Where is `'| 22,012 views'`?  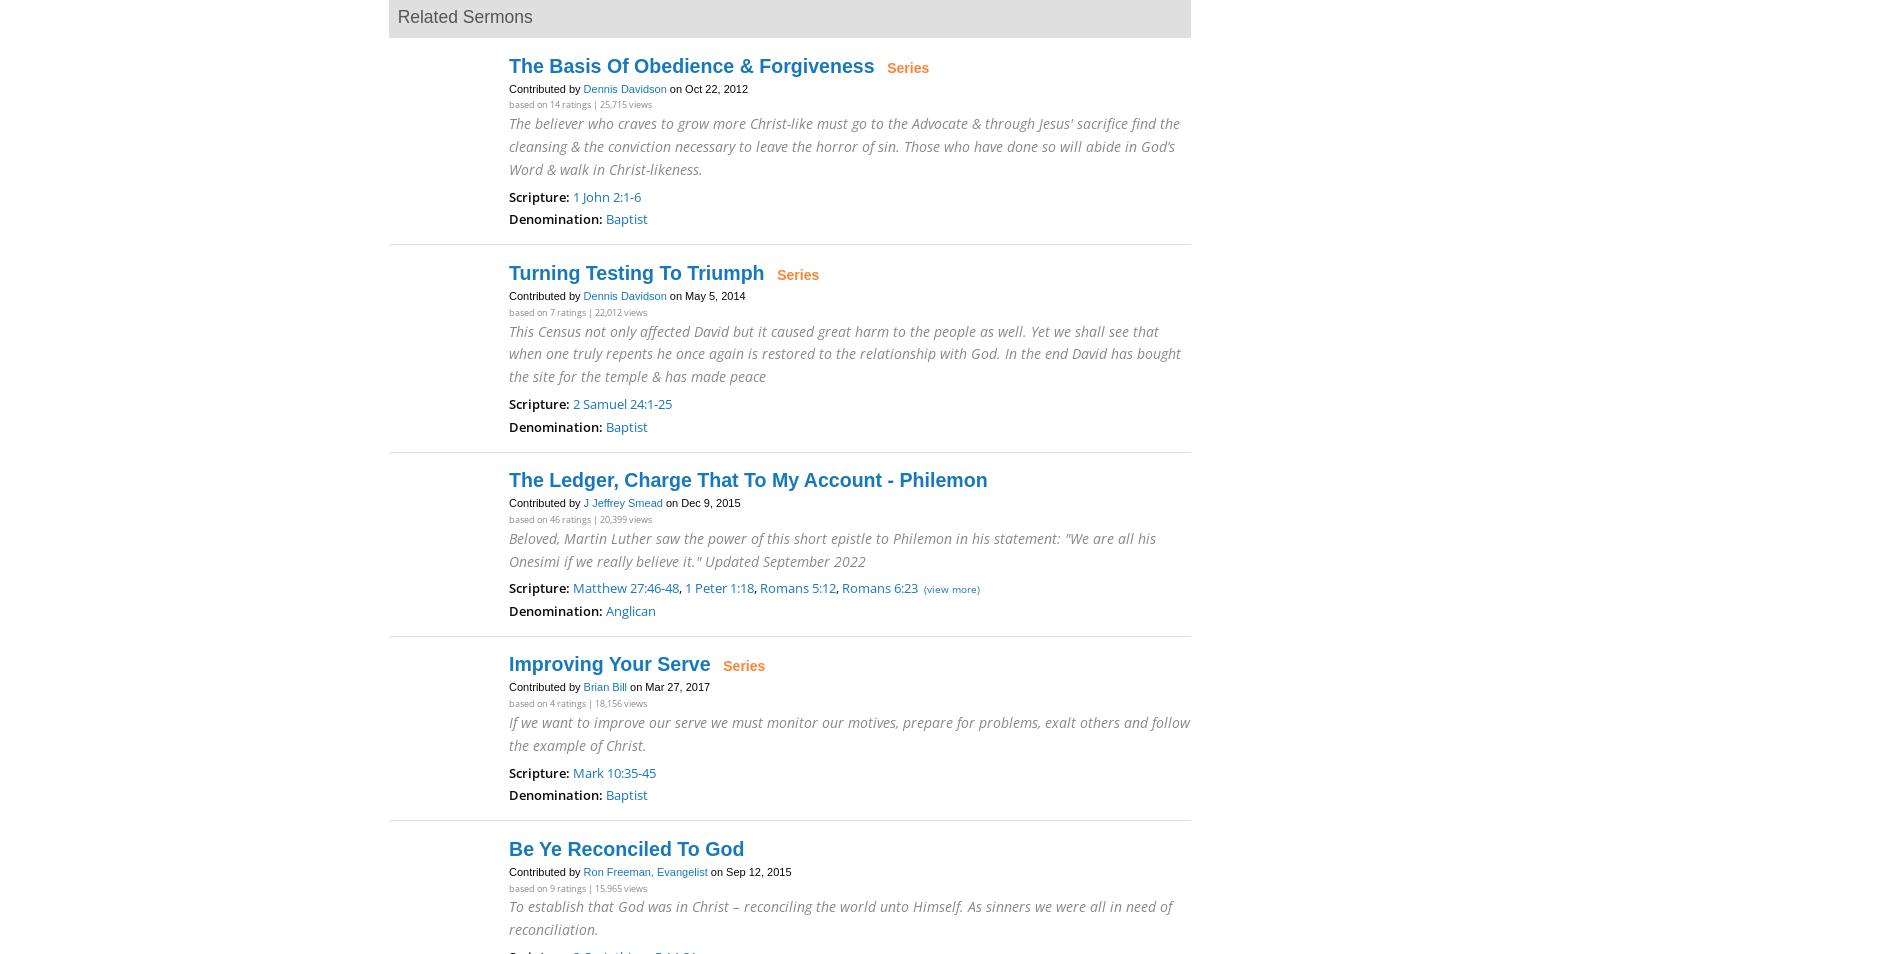
'| 22,012 views' is located at coordinates (616, 311).